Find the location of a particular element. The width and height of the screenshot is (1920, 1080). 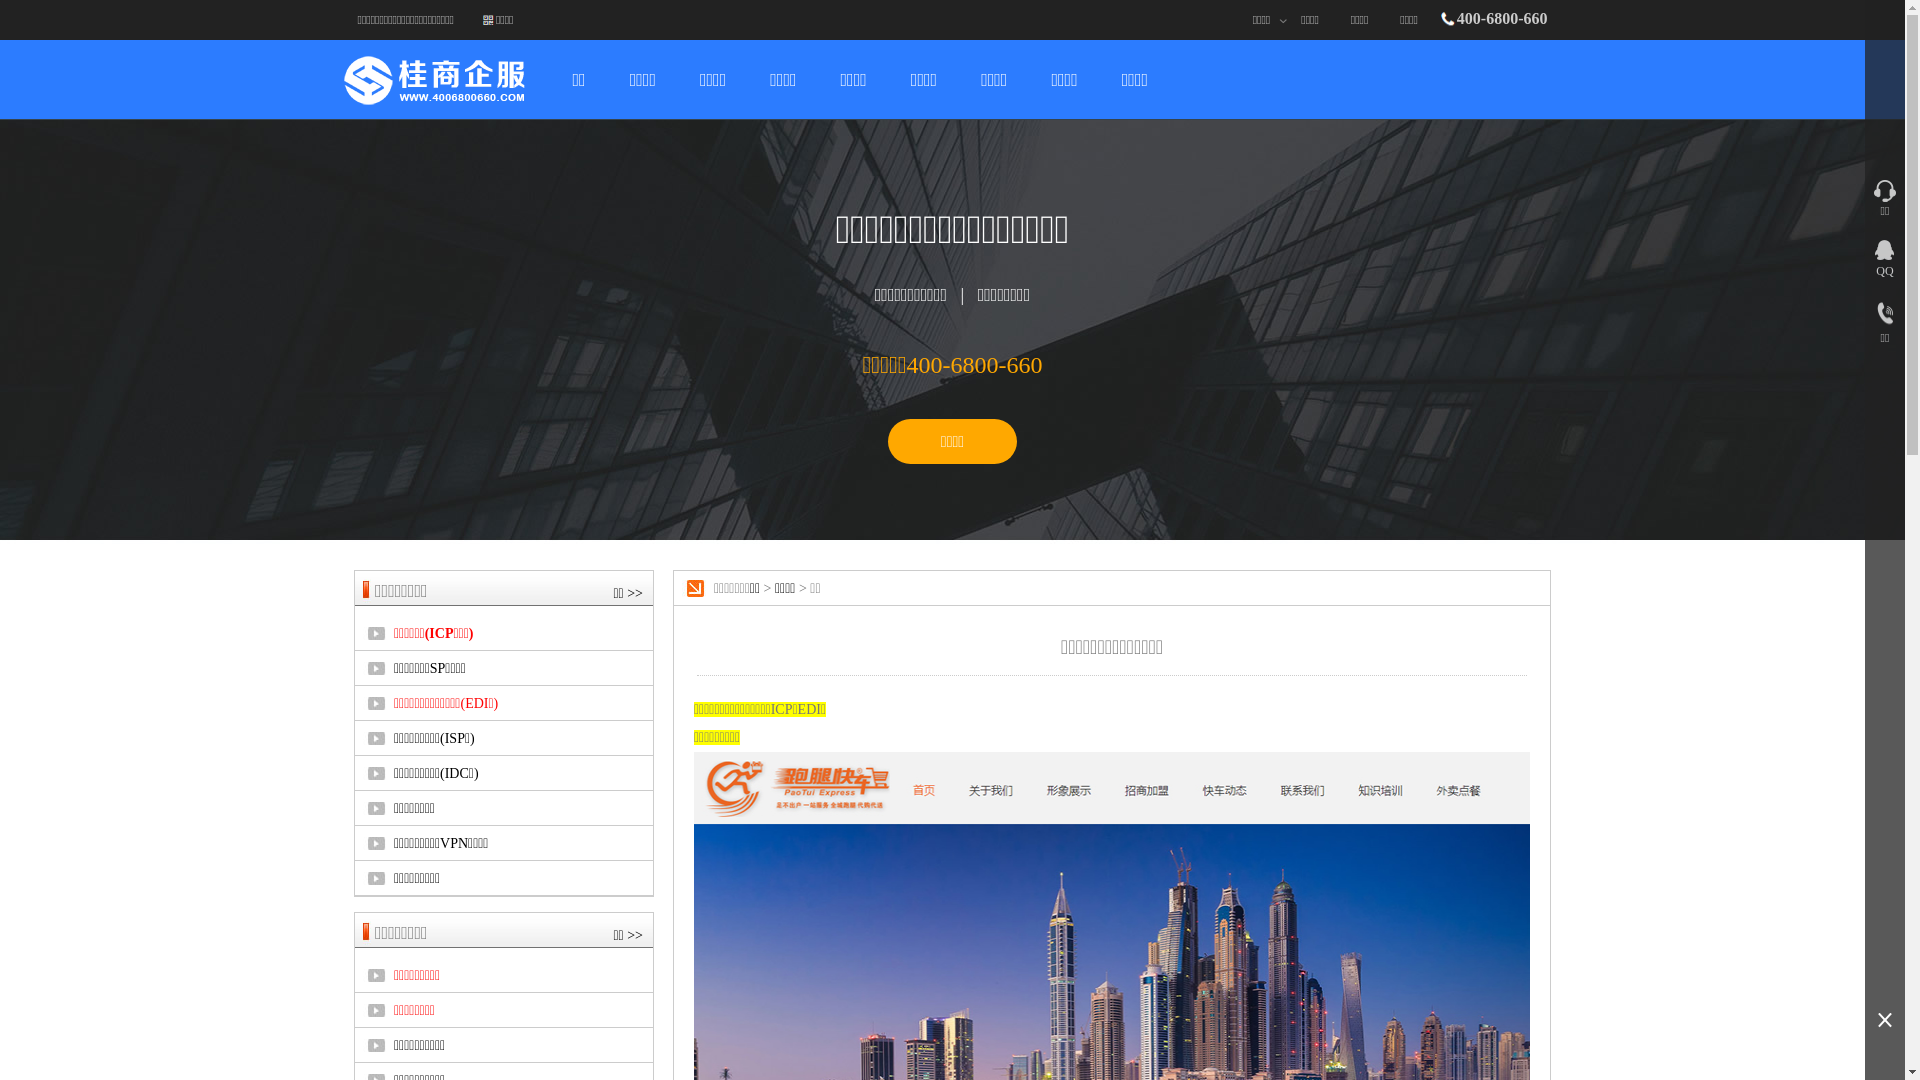

'QQ' is located at coordinates (1884, 254).